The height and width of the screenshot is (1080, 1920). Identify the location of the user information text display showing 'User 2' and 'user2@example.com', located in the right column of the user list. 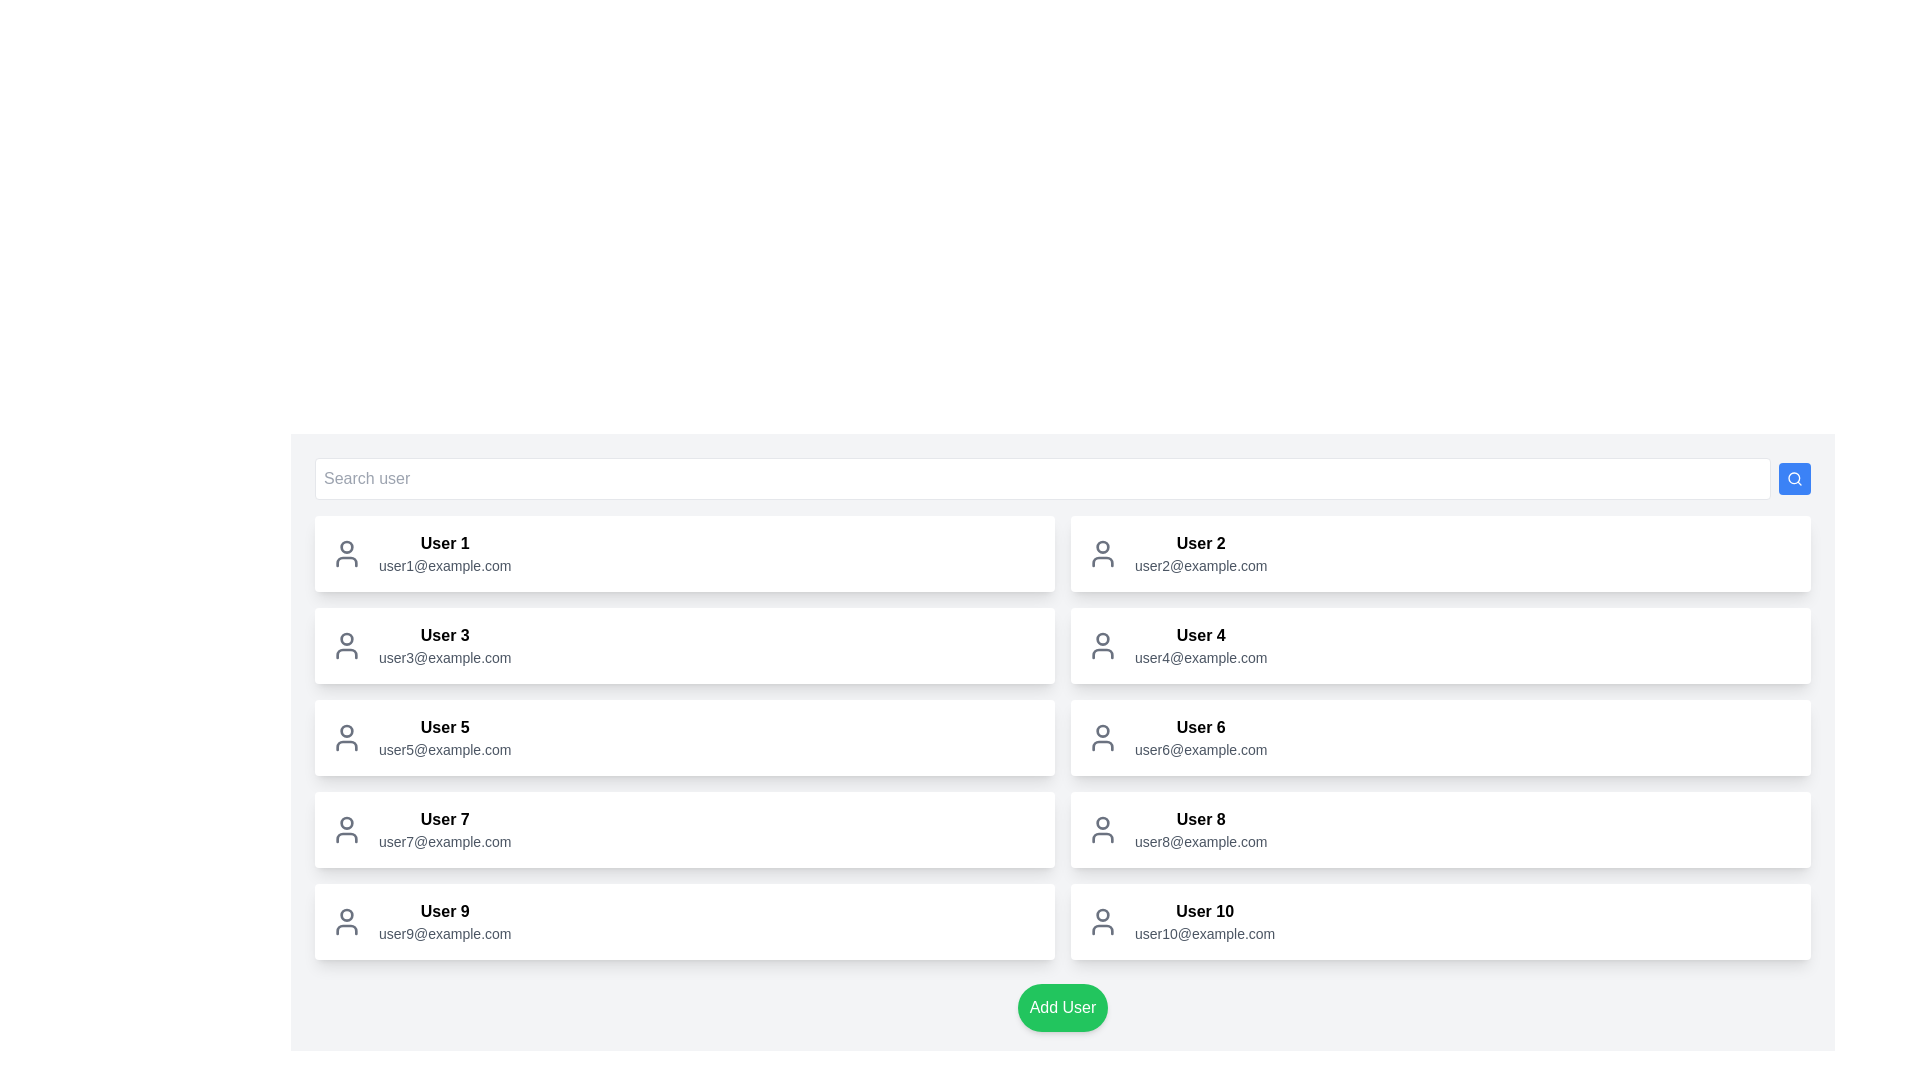
(1200, 554).